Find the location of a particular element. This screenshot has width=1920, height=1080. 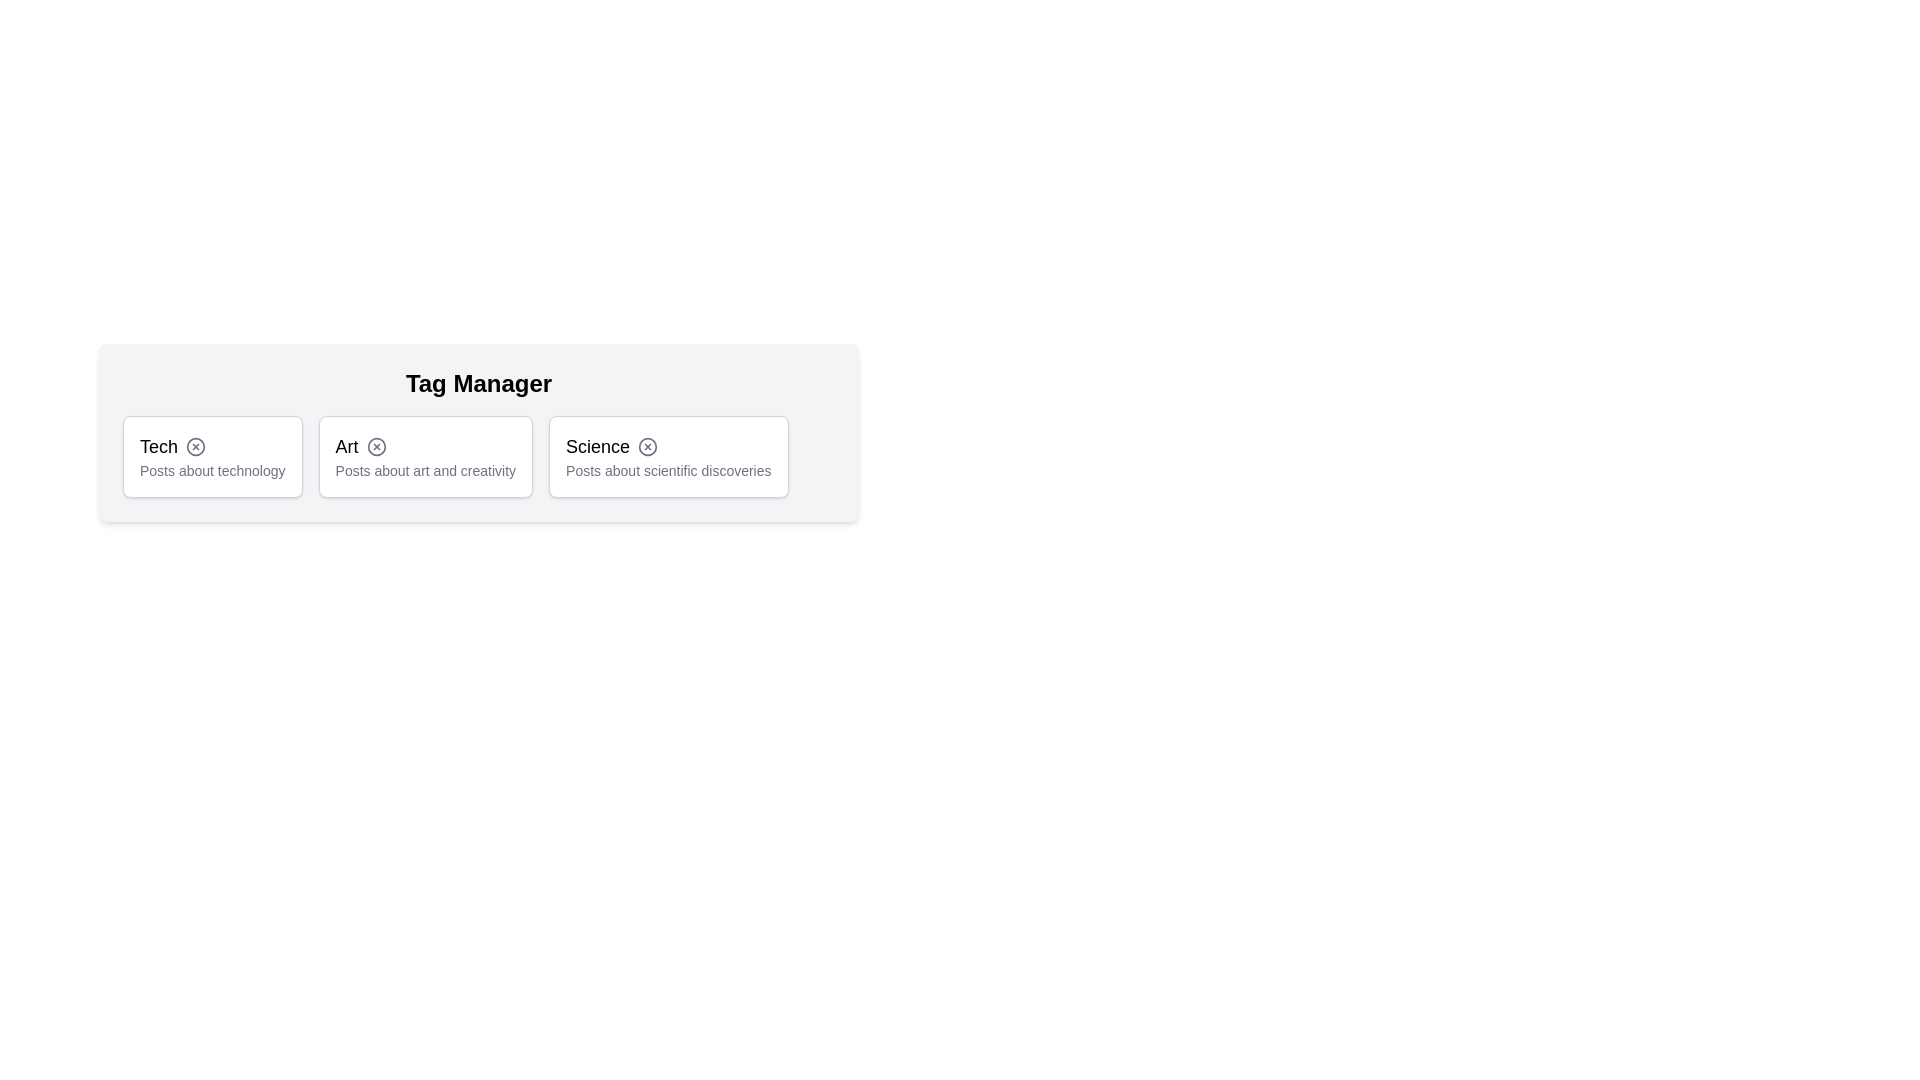

the tag Science by clicking on it is located at coordinates (667, 456).